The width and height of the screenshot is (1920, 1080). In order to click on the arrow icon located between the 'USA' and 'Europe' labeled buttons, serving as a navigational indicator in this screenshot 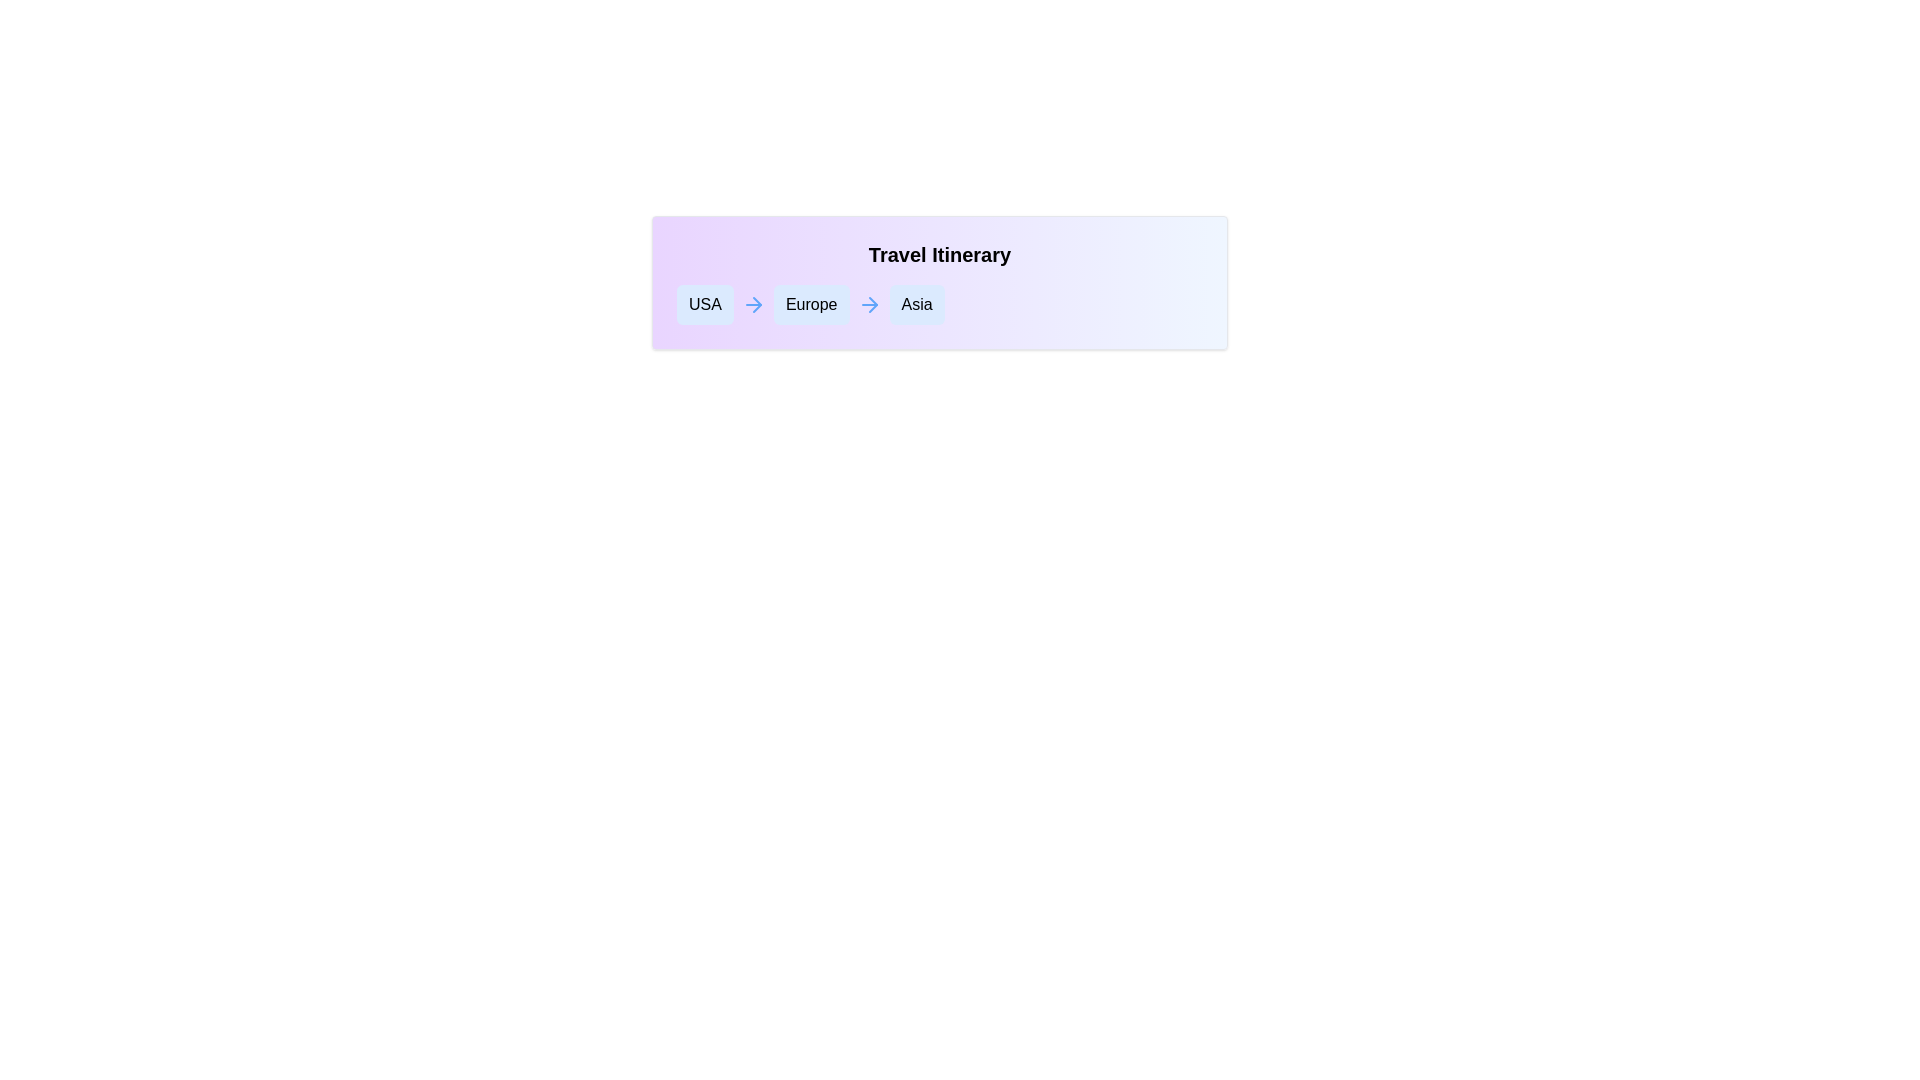, I will do `click(752, 304)`.